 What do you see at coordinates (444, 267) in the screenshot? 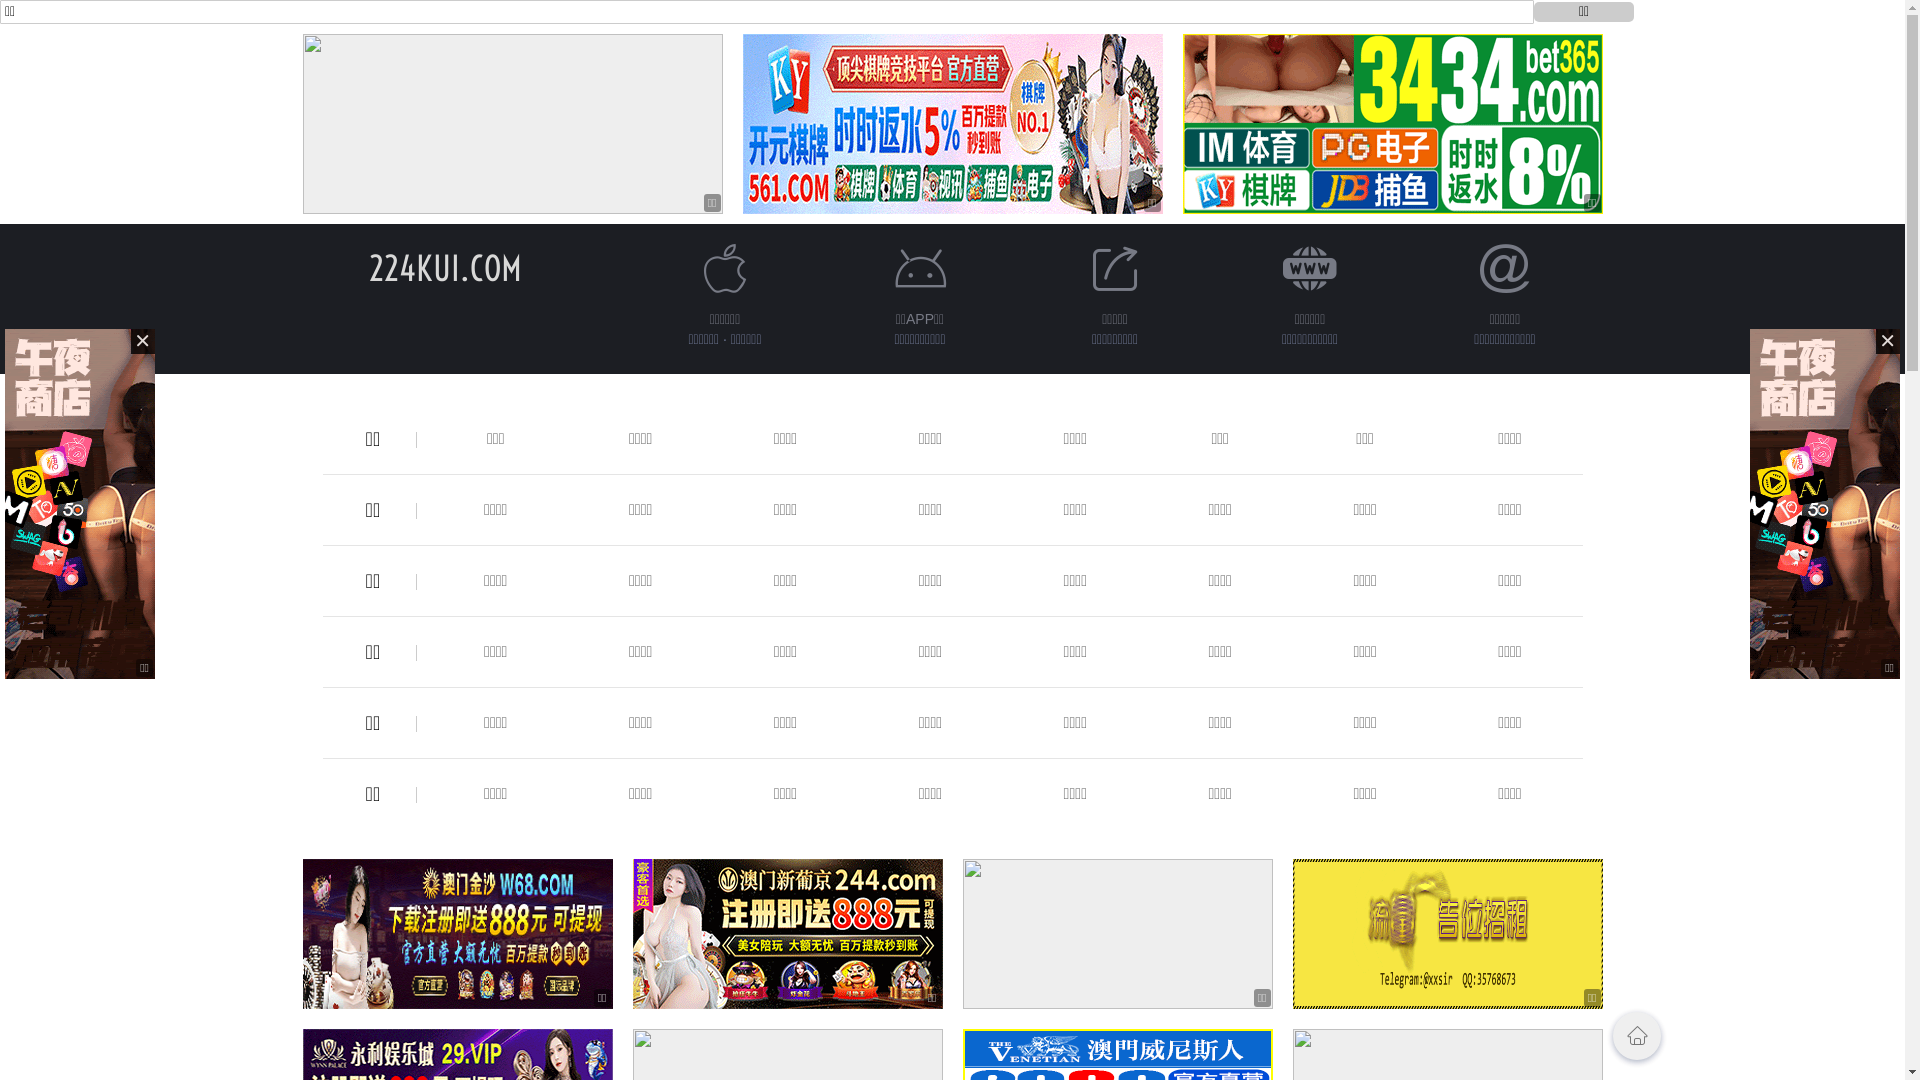
I see `'224KUI.COM'` at bounding box center [444, 267].